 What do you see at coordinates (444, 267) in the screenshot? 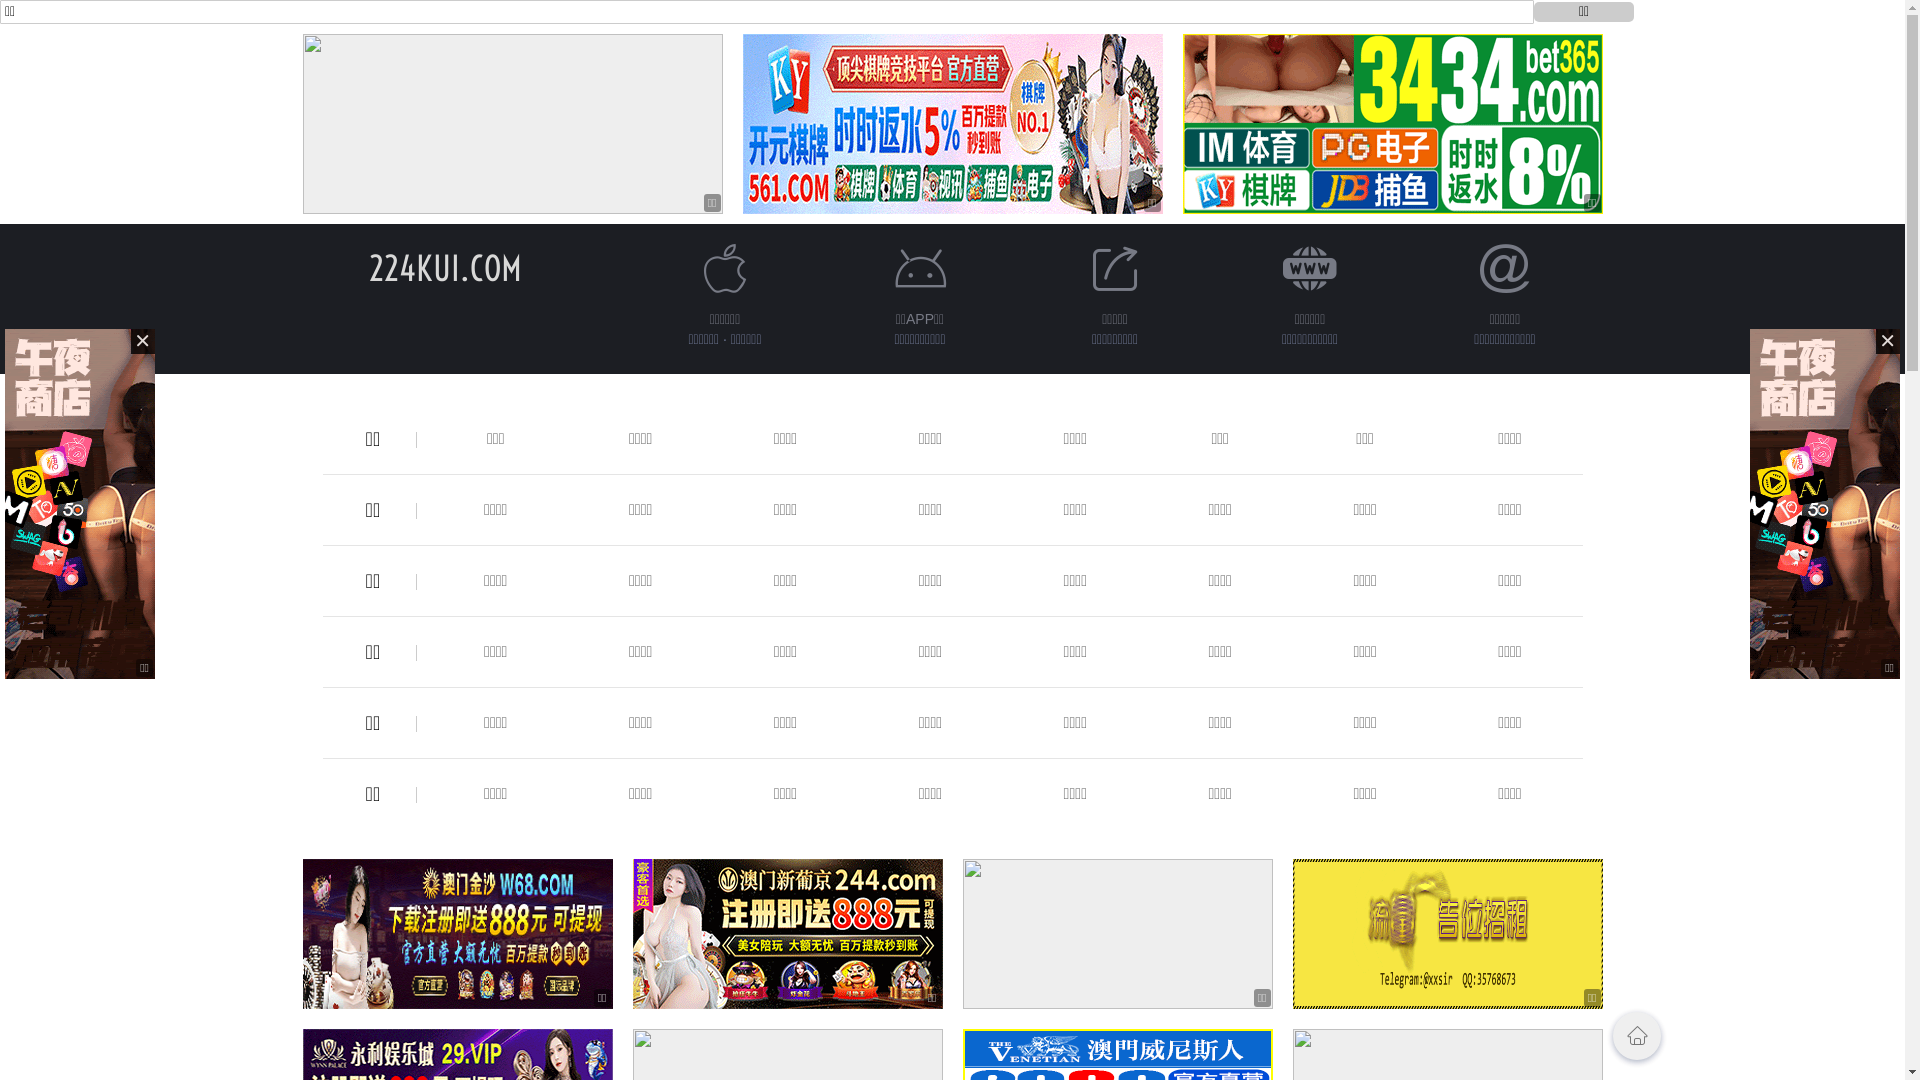
I see `'224KUI.COM'` at bounding box center [444, 267].